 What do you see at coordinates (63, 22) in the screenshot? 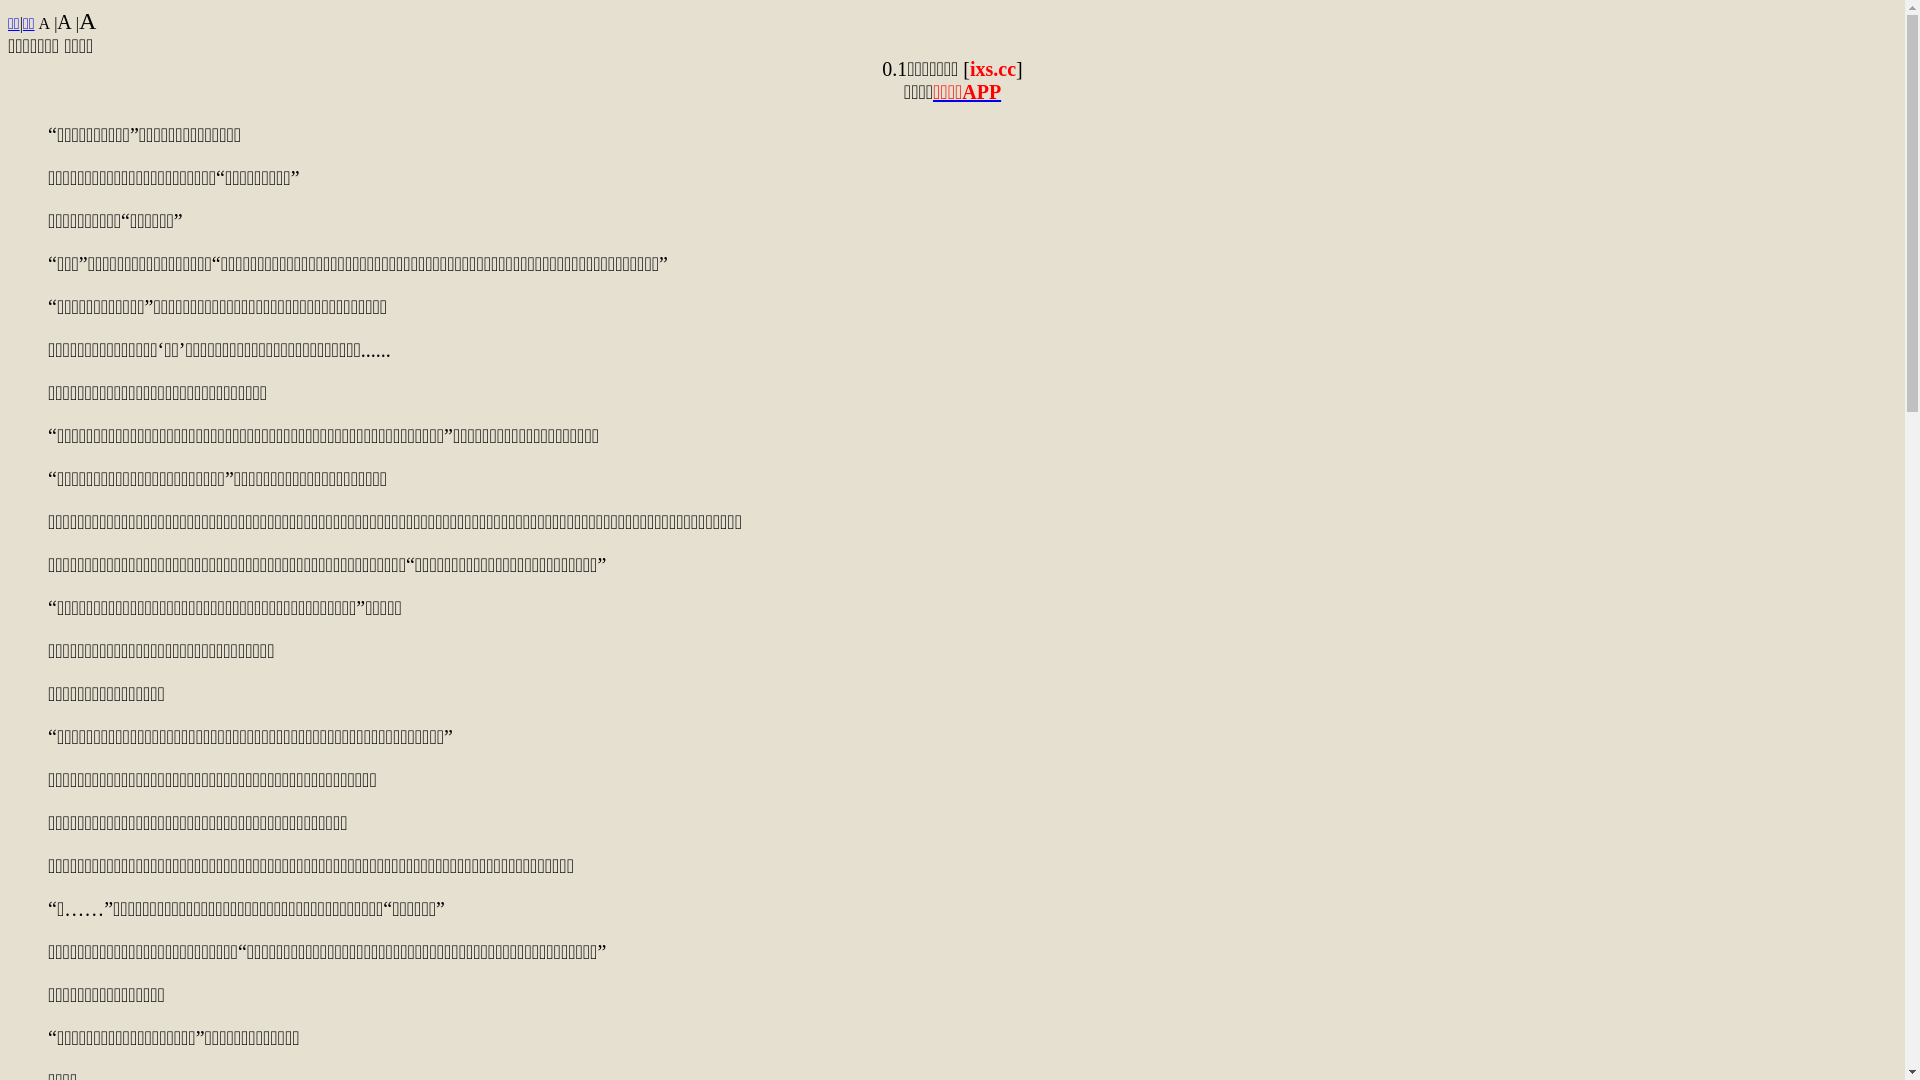
I see `'A'` at bounding box center [63, 22].